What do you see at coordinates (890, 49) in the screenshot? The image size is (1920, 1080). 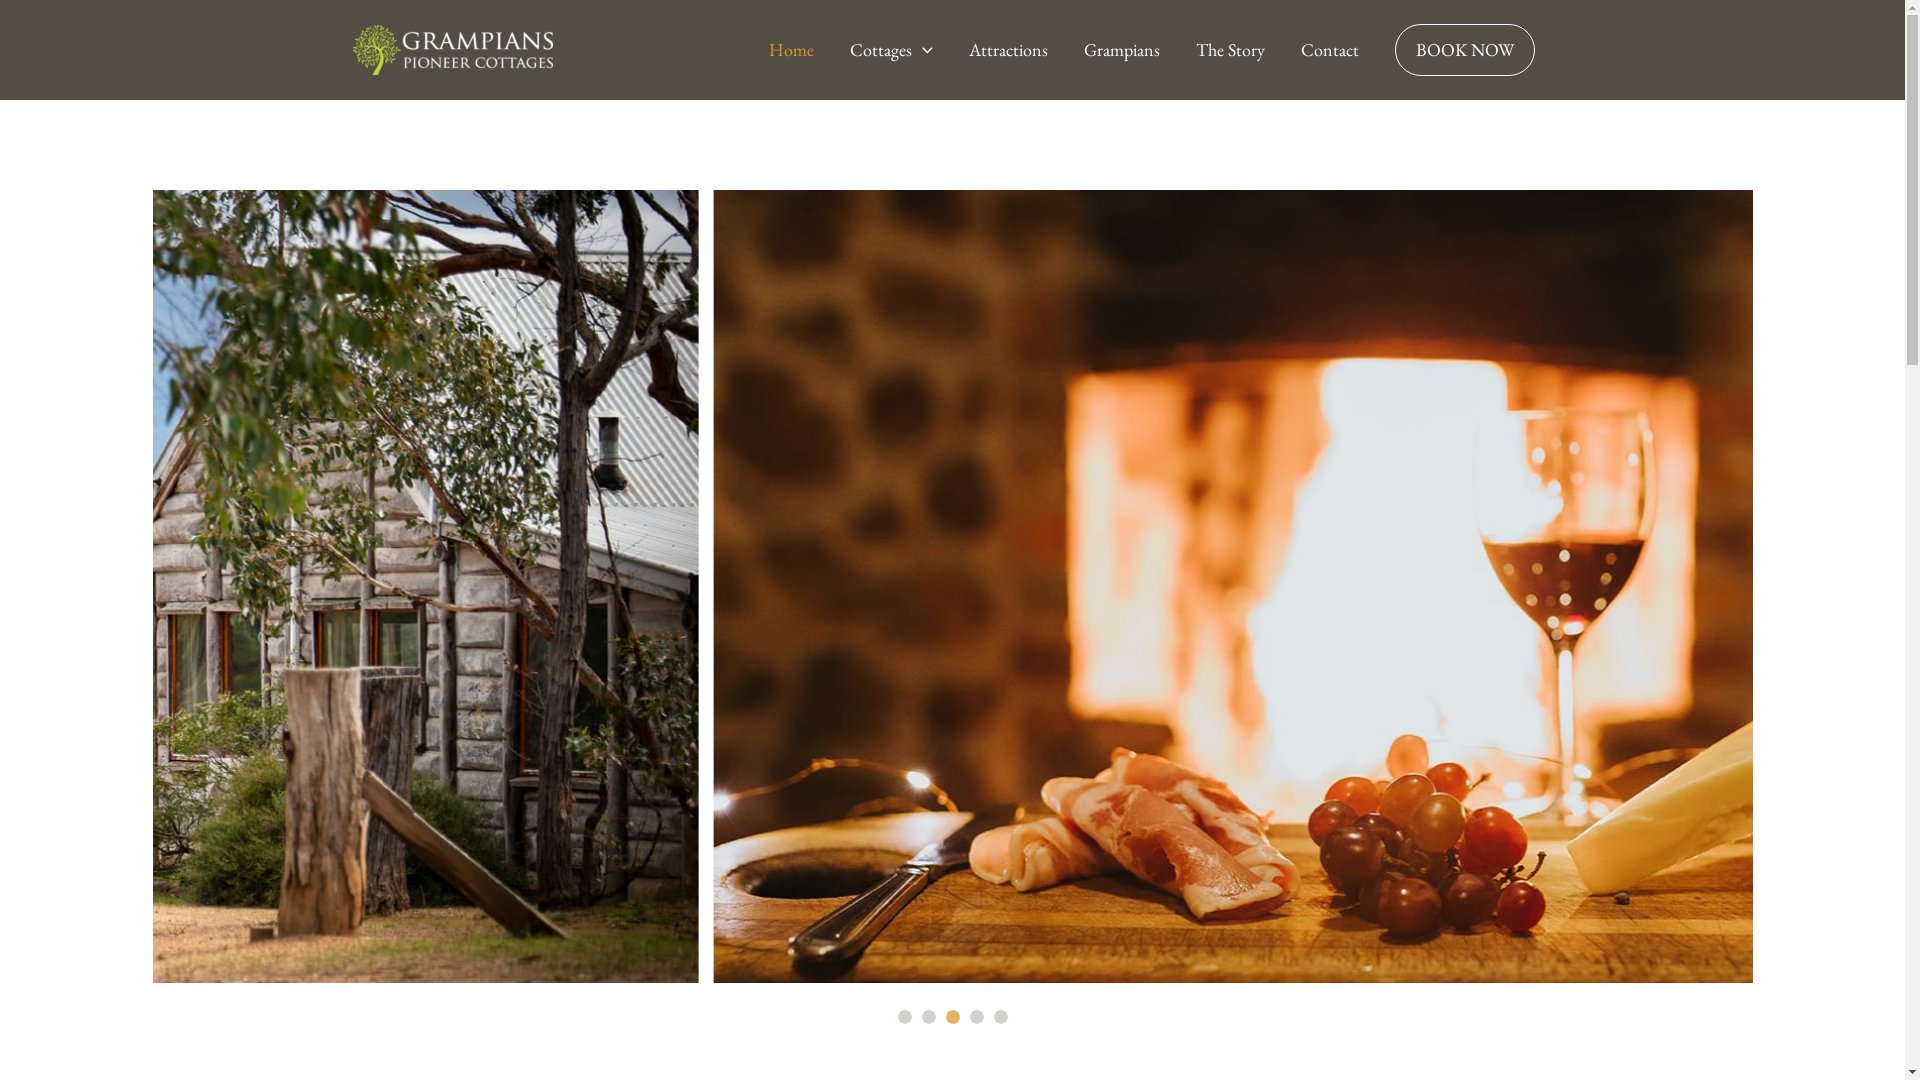 I see `'Cottages'` at bounding box center [890, 49].